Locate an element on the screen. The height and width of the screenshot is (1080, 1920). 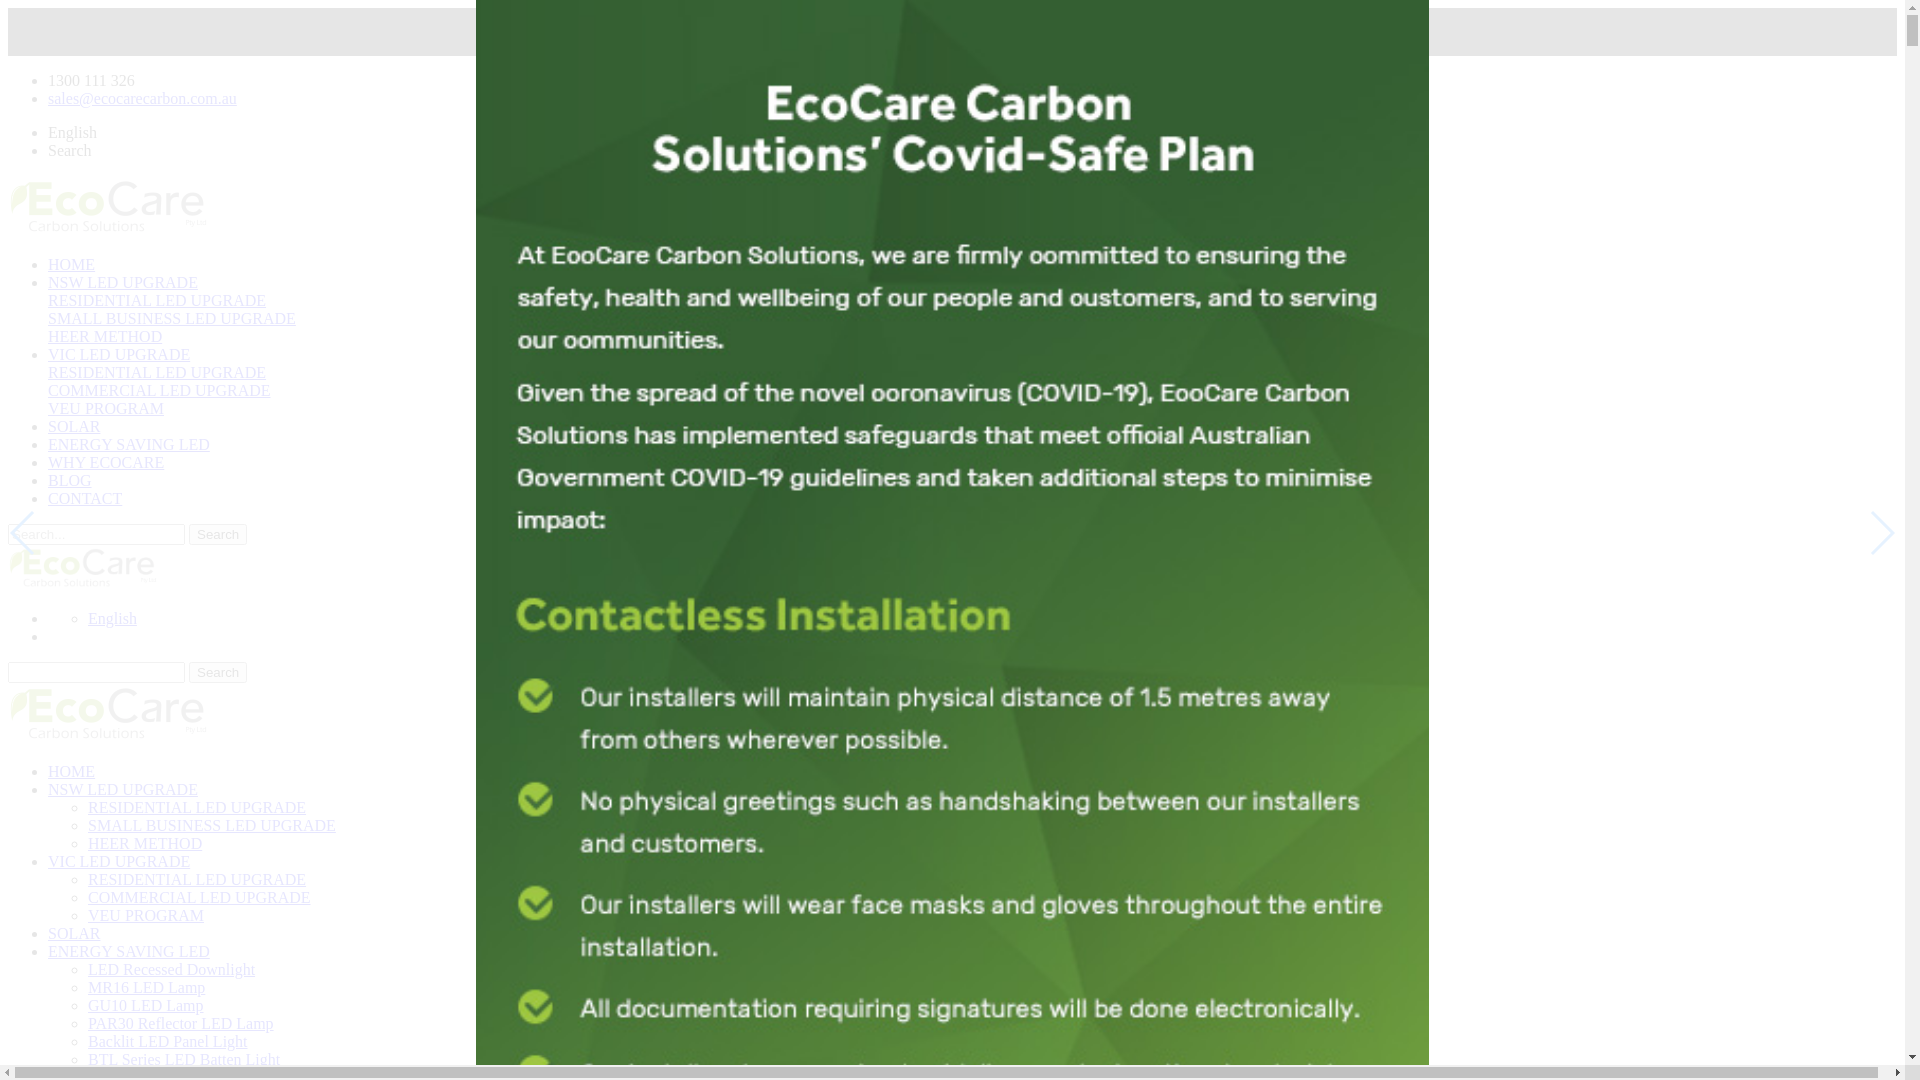
'sales@ecocarecarbon.com.au' is located at coordinates (141, 98).